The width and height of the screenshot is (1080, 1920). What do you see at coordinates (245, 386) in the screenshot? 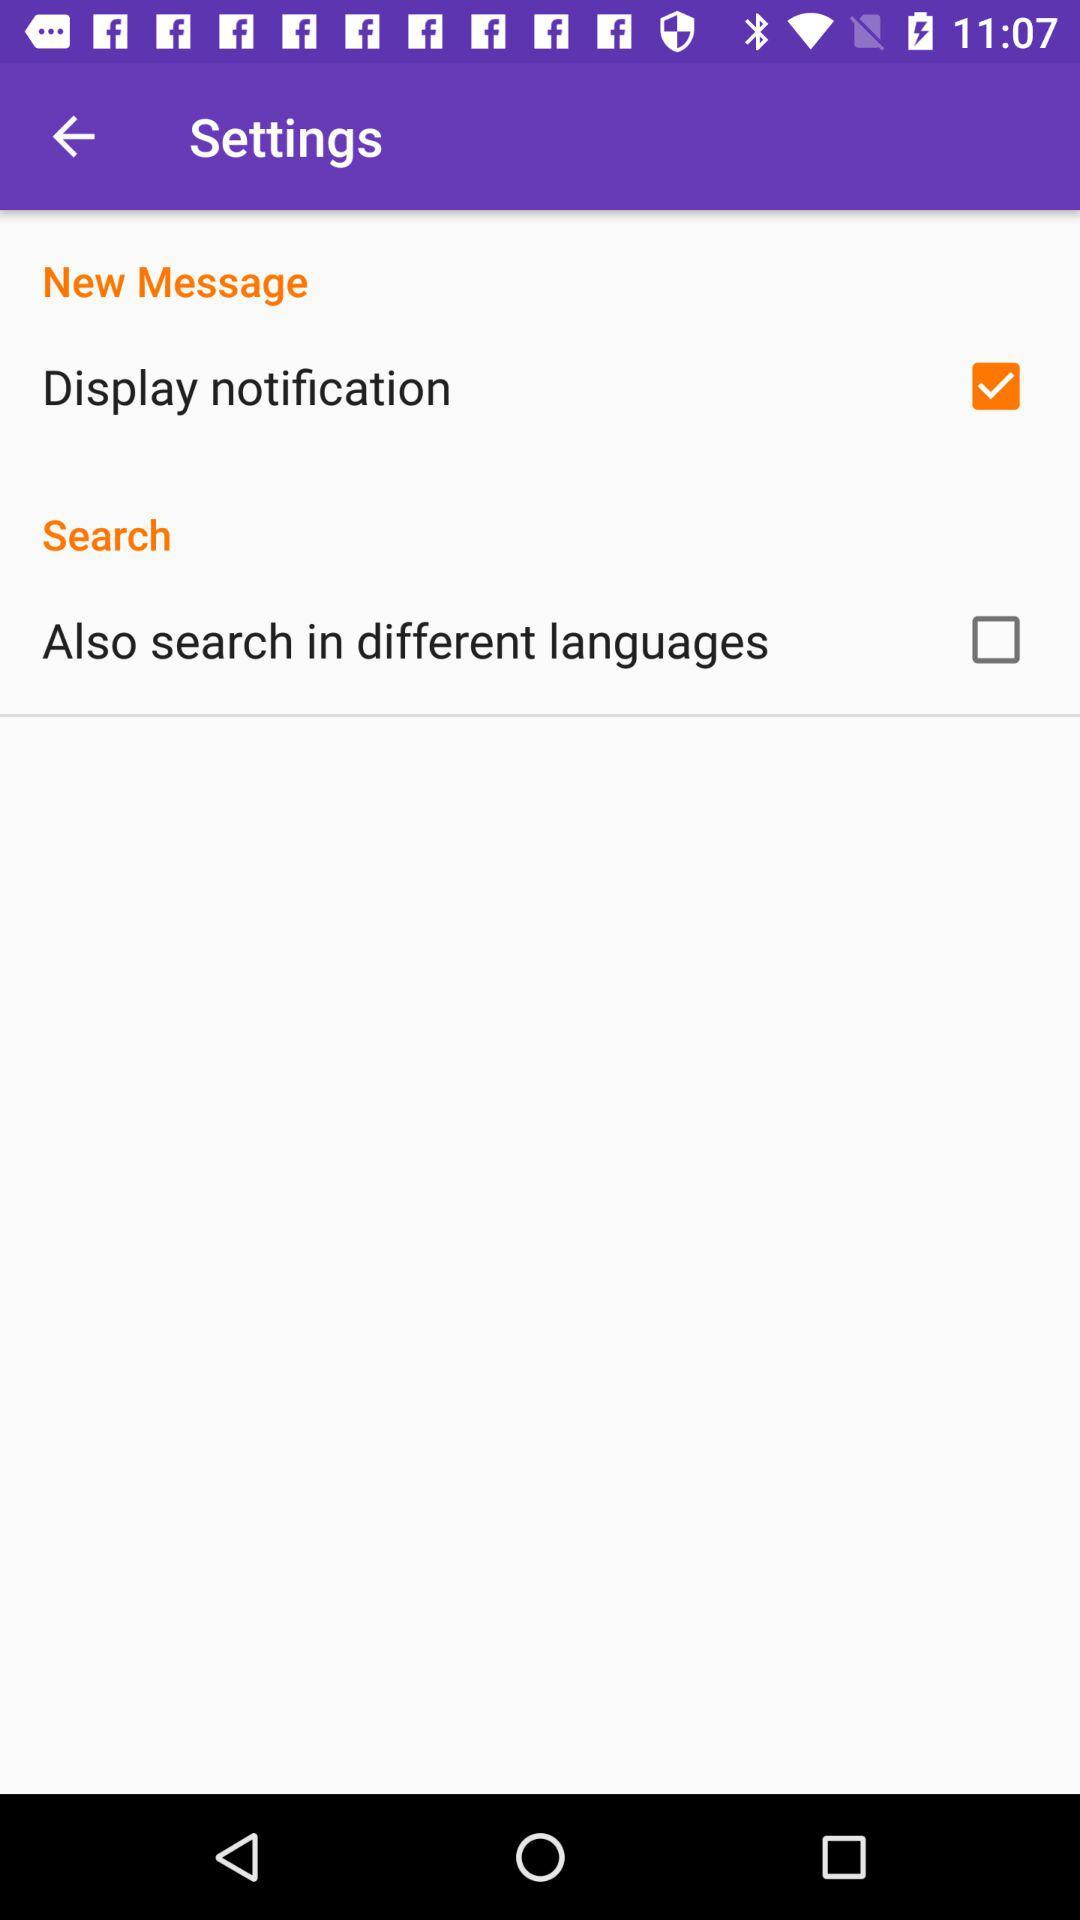
I see `the display notification item` at bounding box center [245, 386].